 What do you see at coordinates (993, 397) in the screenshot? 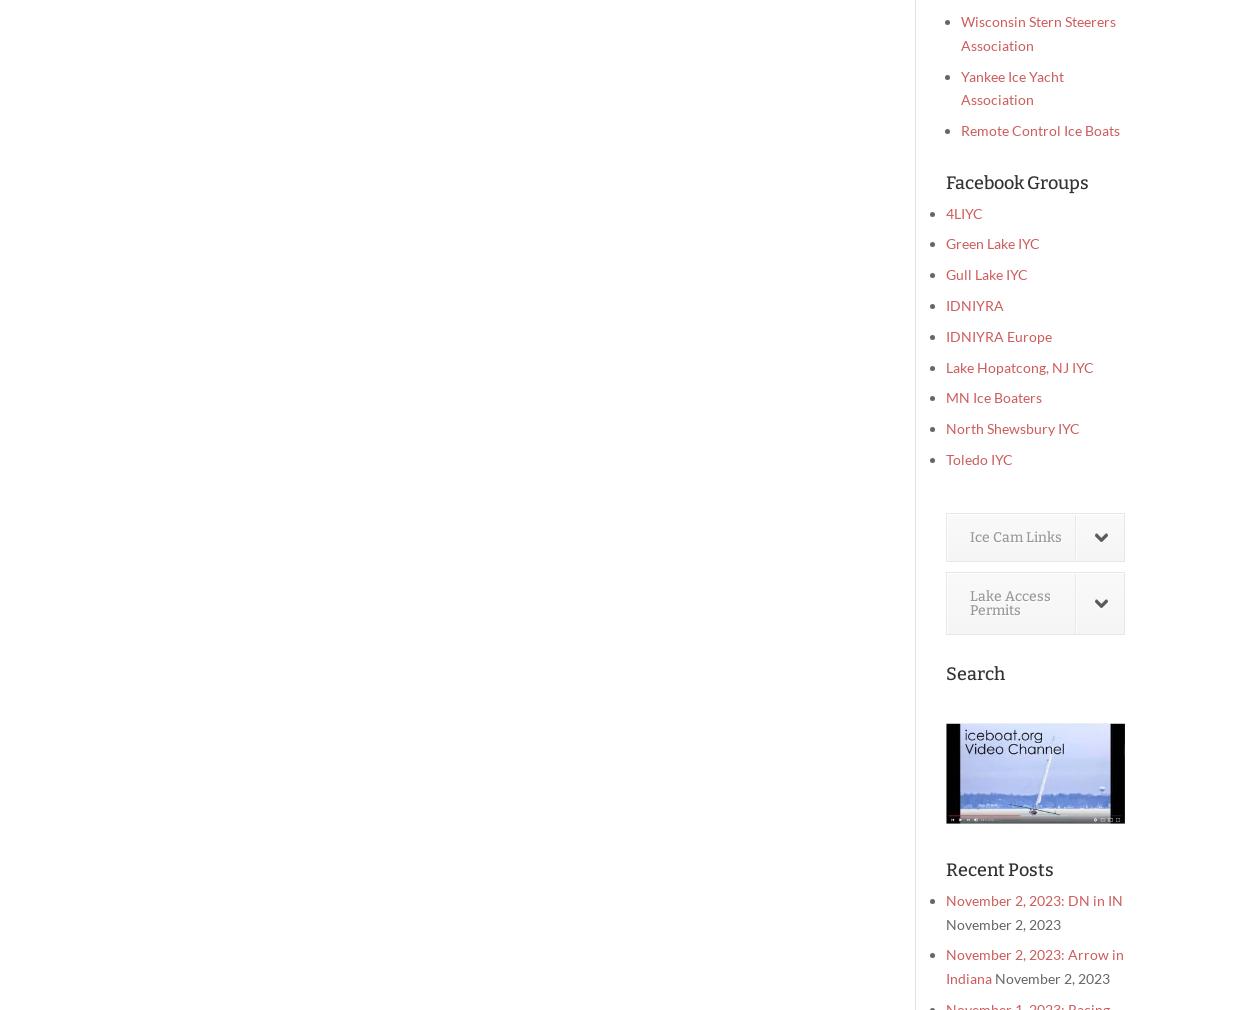
I see `'MN Ice Boaters'` at bounding box center [993, 397].